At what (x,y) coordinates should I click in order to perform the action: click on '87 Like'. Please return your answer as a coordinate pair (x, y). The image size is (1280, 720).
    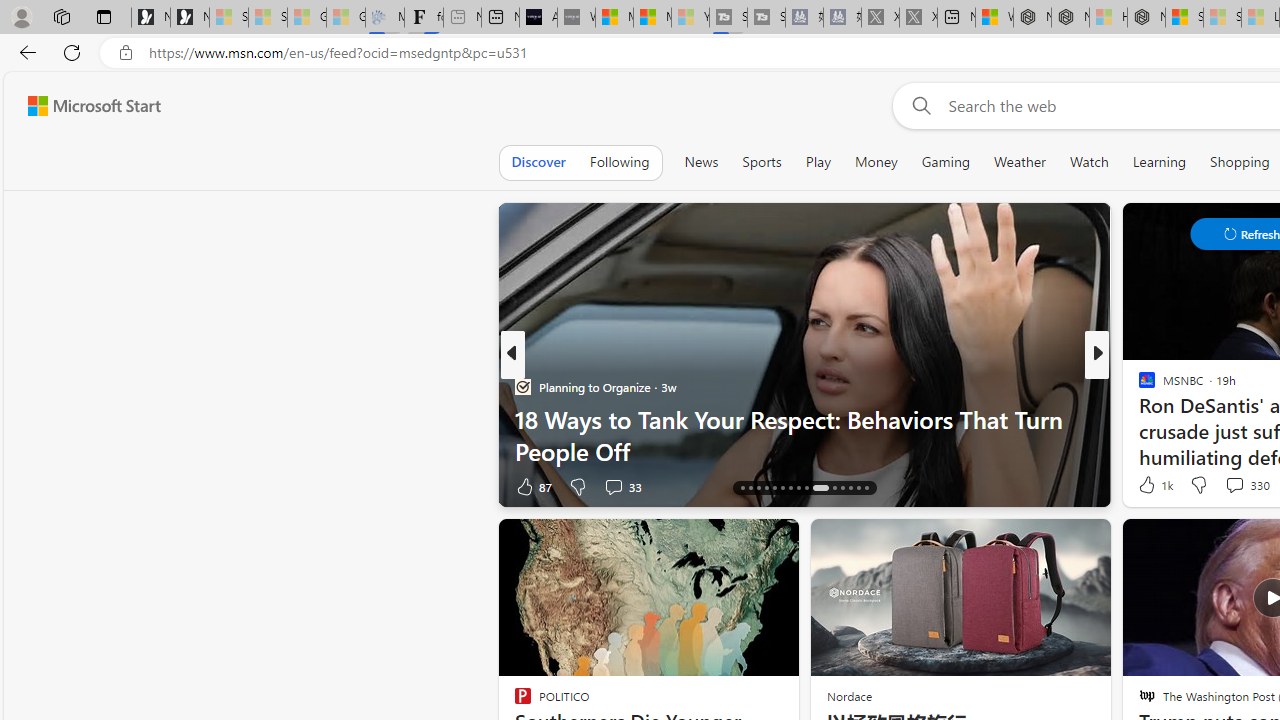
    Looking at the image, I should click on (533, 486).